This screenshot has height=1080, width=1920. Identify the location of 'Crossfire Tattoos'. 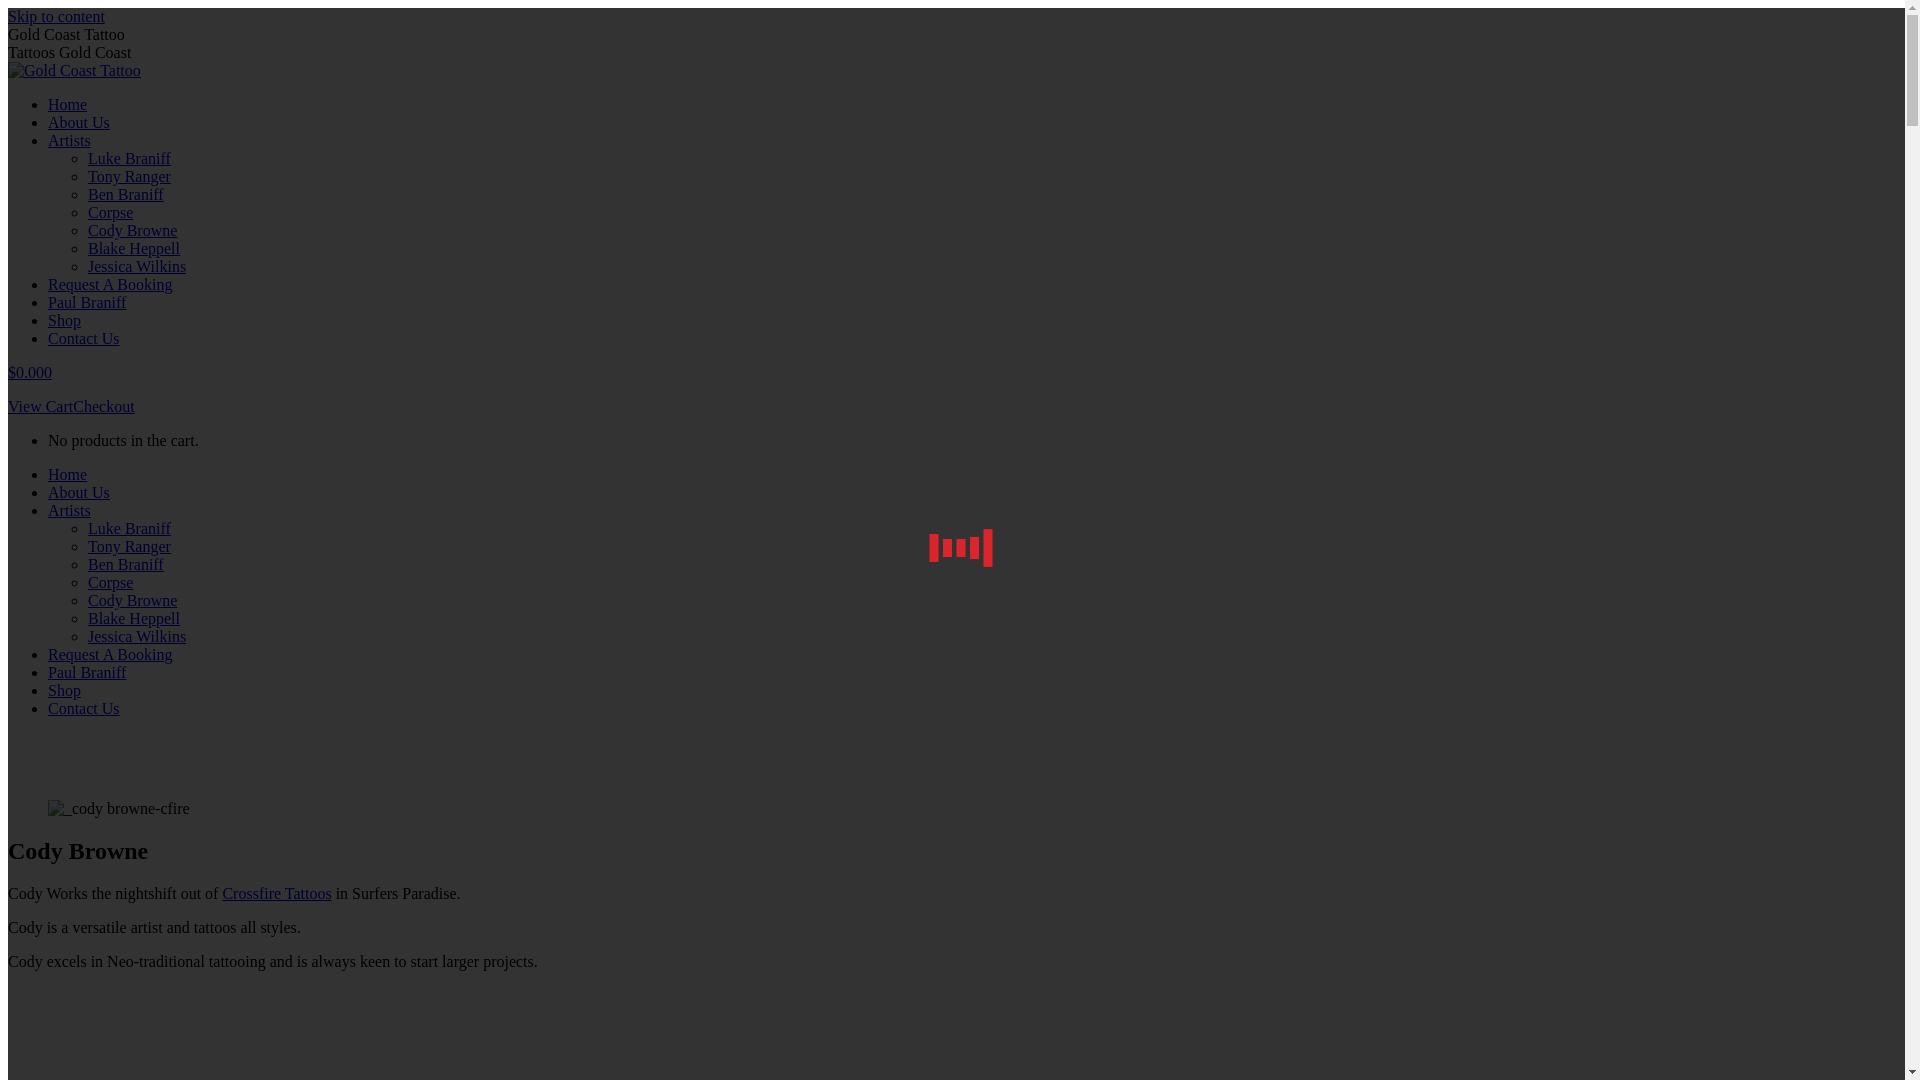
(275, 892).